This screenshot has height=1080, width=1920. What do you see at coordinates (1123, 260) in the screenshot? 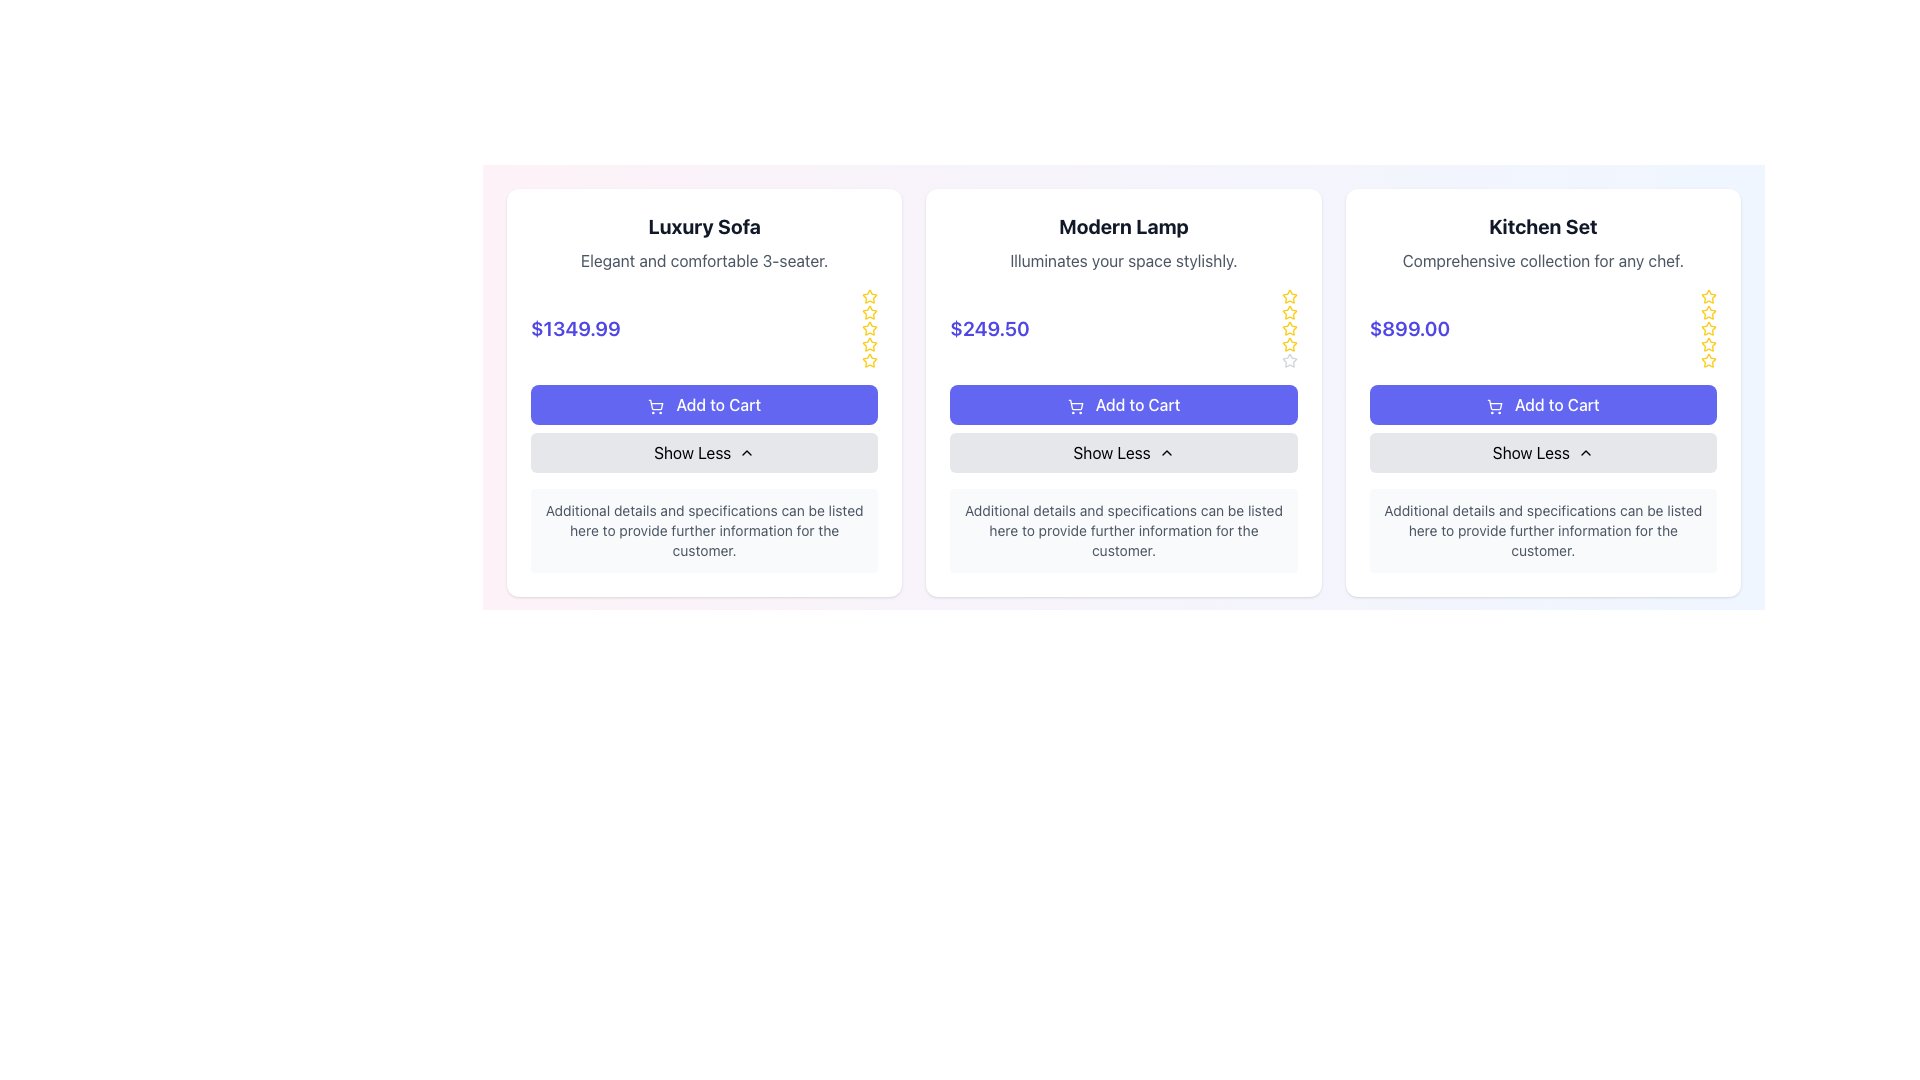
I see `the text label that reads 'Illuminates your space stylishly.' which is located in the middle card of a three-card layout, directly below the title 'Modern Lamp'` at bounding box center [1123, 260].